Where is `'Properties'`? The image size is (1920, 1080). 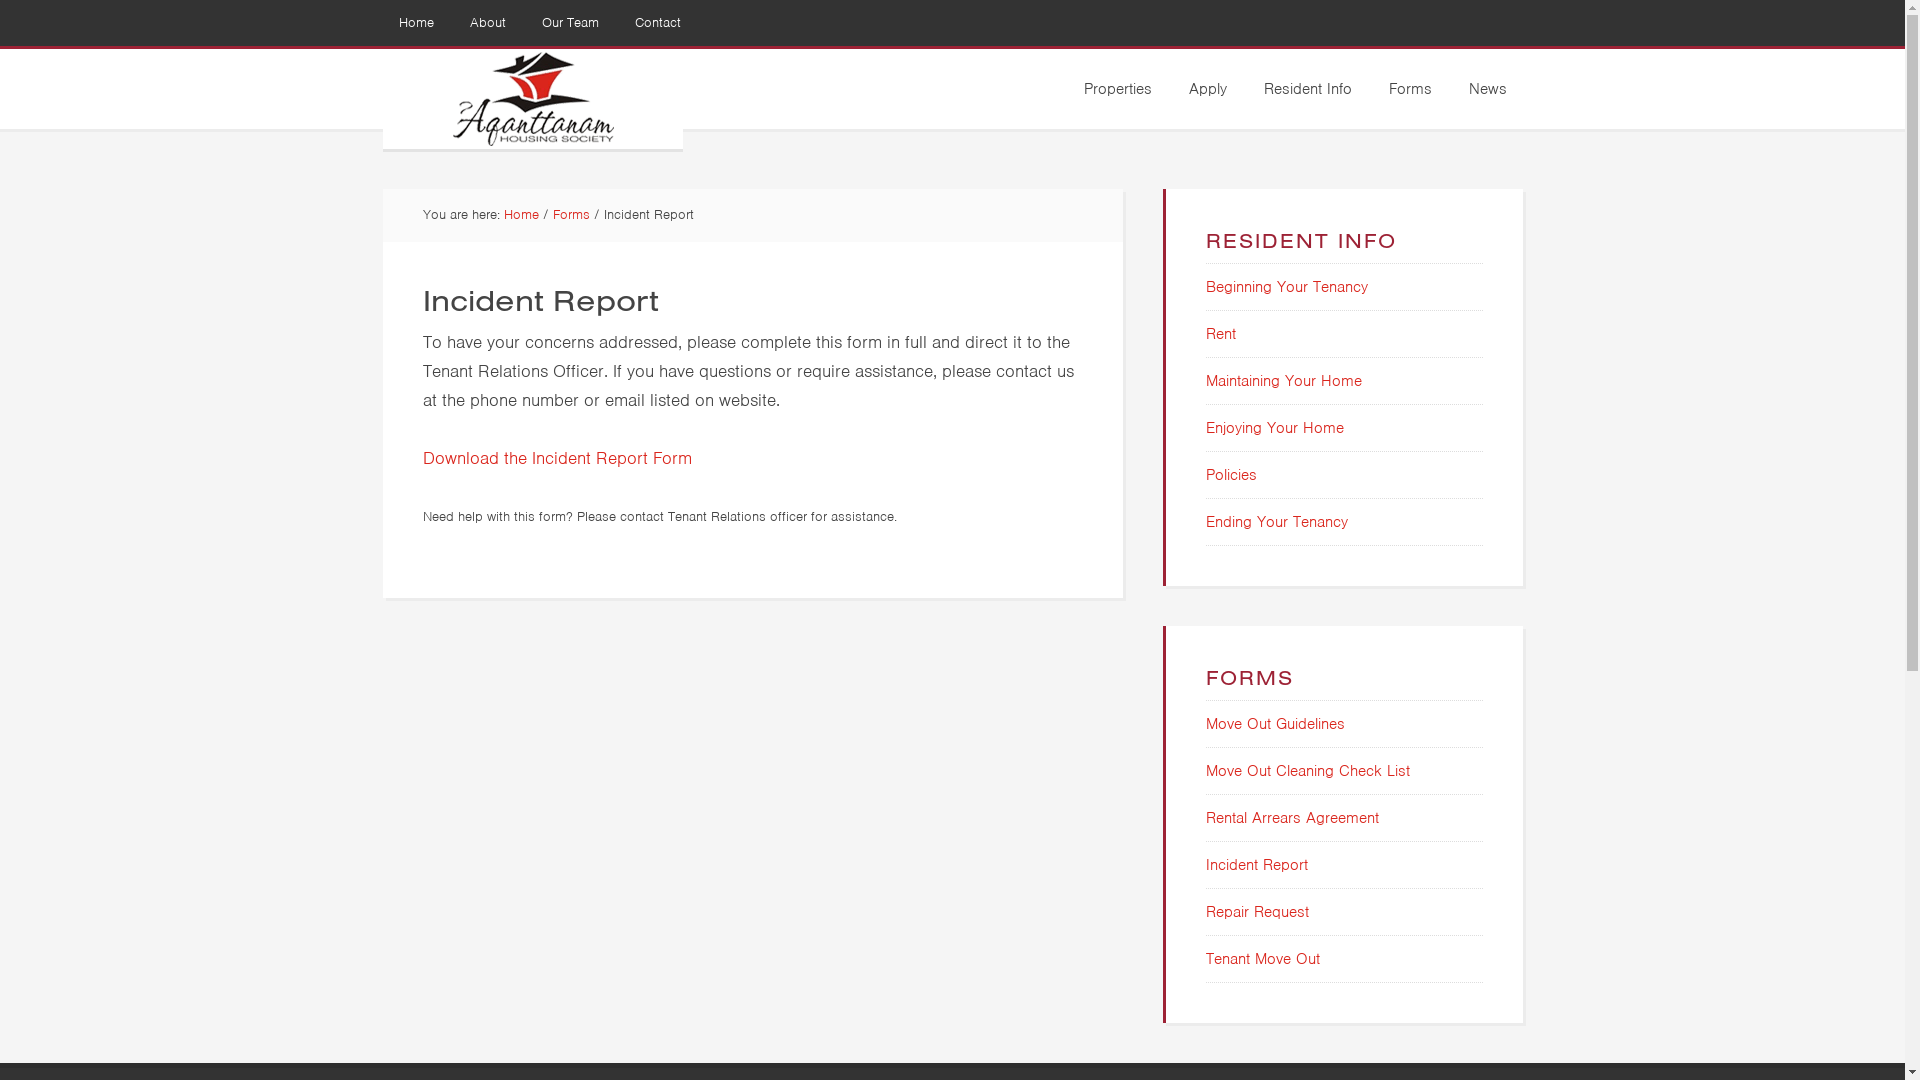 'Properties' is located at coordinates (1067, 87).